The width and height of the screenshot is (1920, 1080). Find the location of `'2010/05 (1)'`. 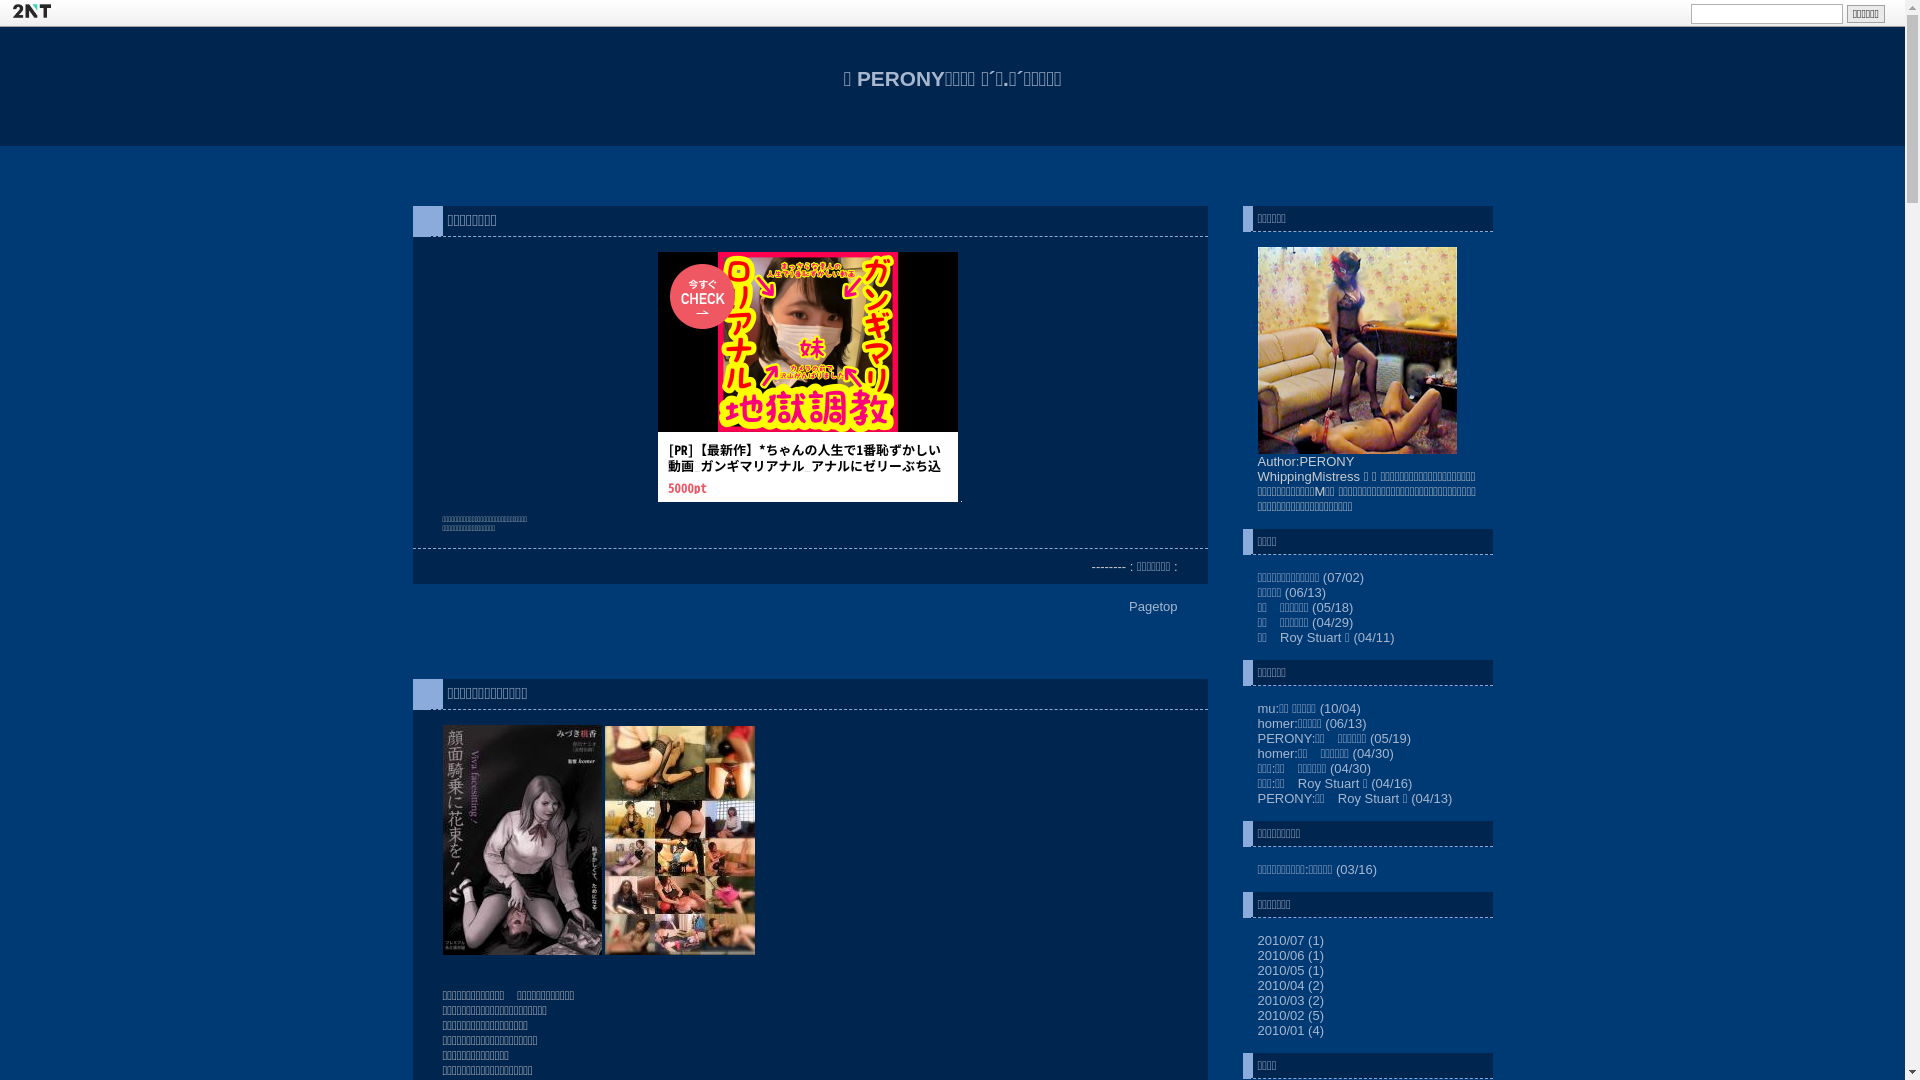

'2010/05 (1)' is located at coordinates (1291, 969).